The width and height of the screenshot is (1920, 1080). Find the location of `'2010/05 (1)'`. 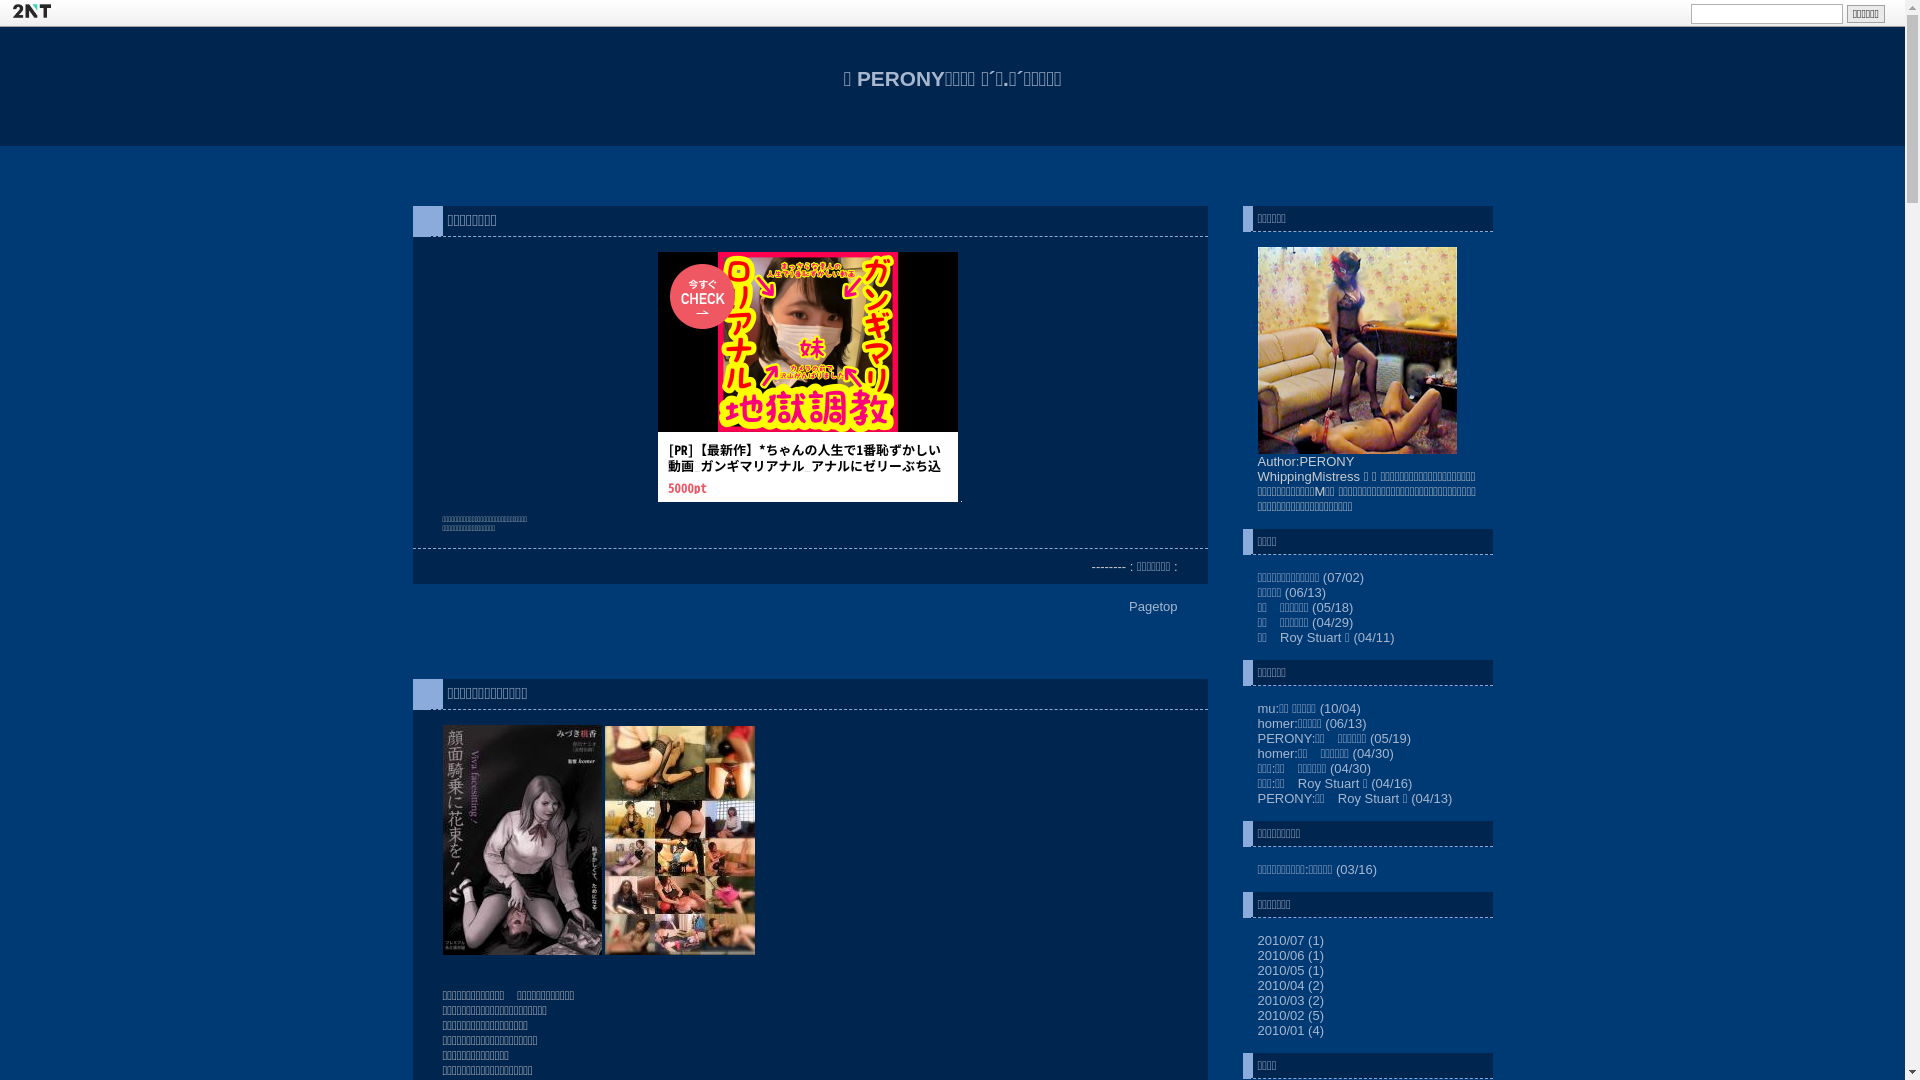

'2010/05 (1)' is located at coordinates (1291, 969).